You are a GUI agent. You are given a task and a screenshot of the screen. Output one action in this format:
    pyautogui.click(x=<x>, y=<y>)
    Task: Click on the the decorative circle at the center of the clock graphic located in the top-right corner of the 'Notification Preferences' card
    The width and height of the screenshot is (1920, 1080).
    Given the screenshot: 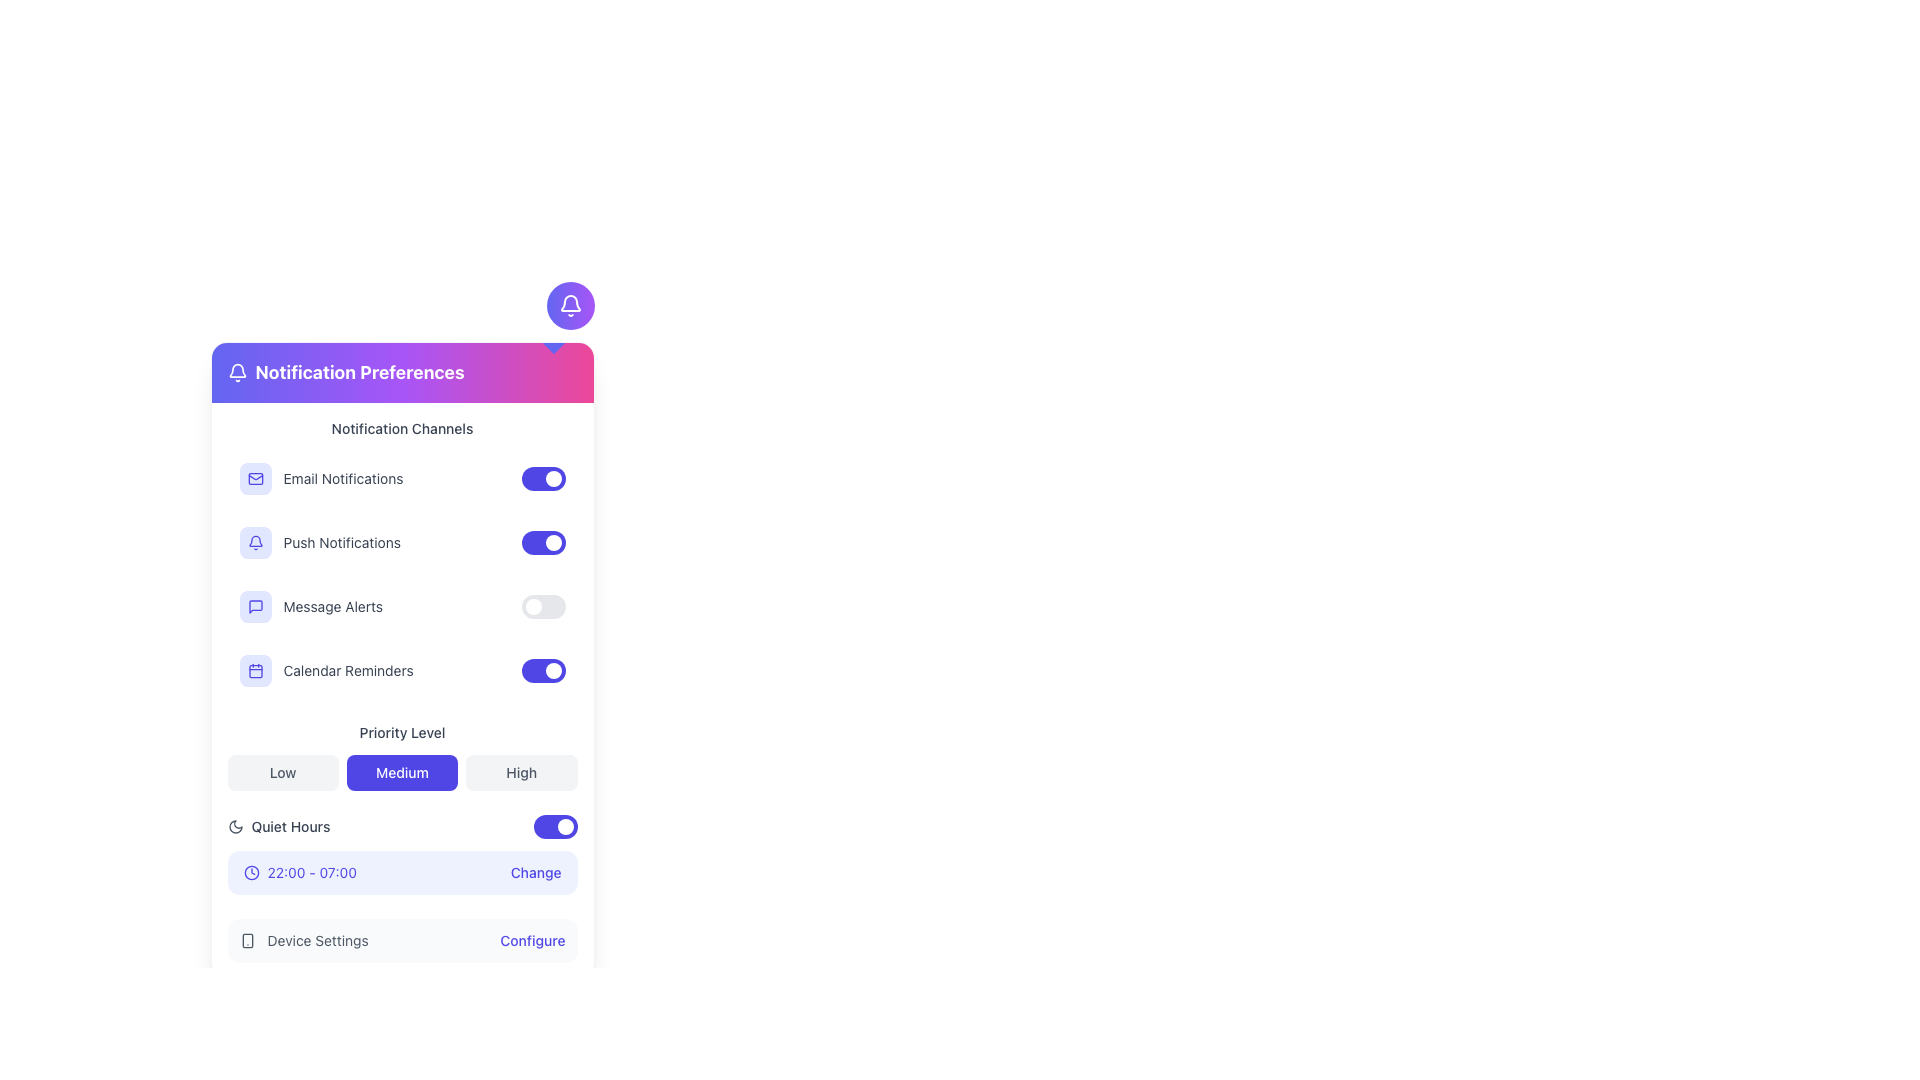 What is the action you would take?
    pyautogui.click(x=250, y=871)
    